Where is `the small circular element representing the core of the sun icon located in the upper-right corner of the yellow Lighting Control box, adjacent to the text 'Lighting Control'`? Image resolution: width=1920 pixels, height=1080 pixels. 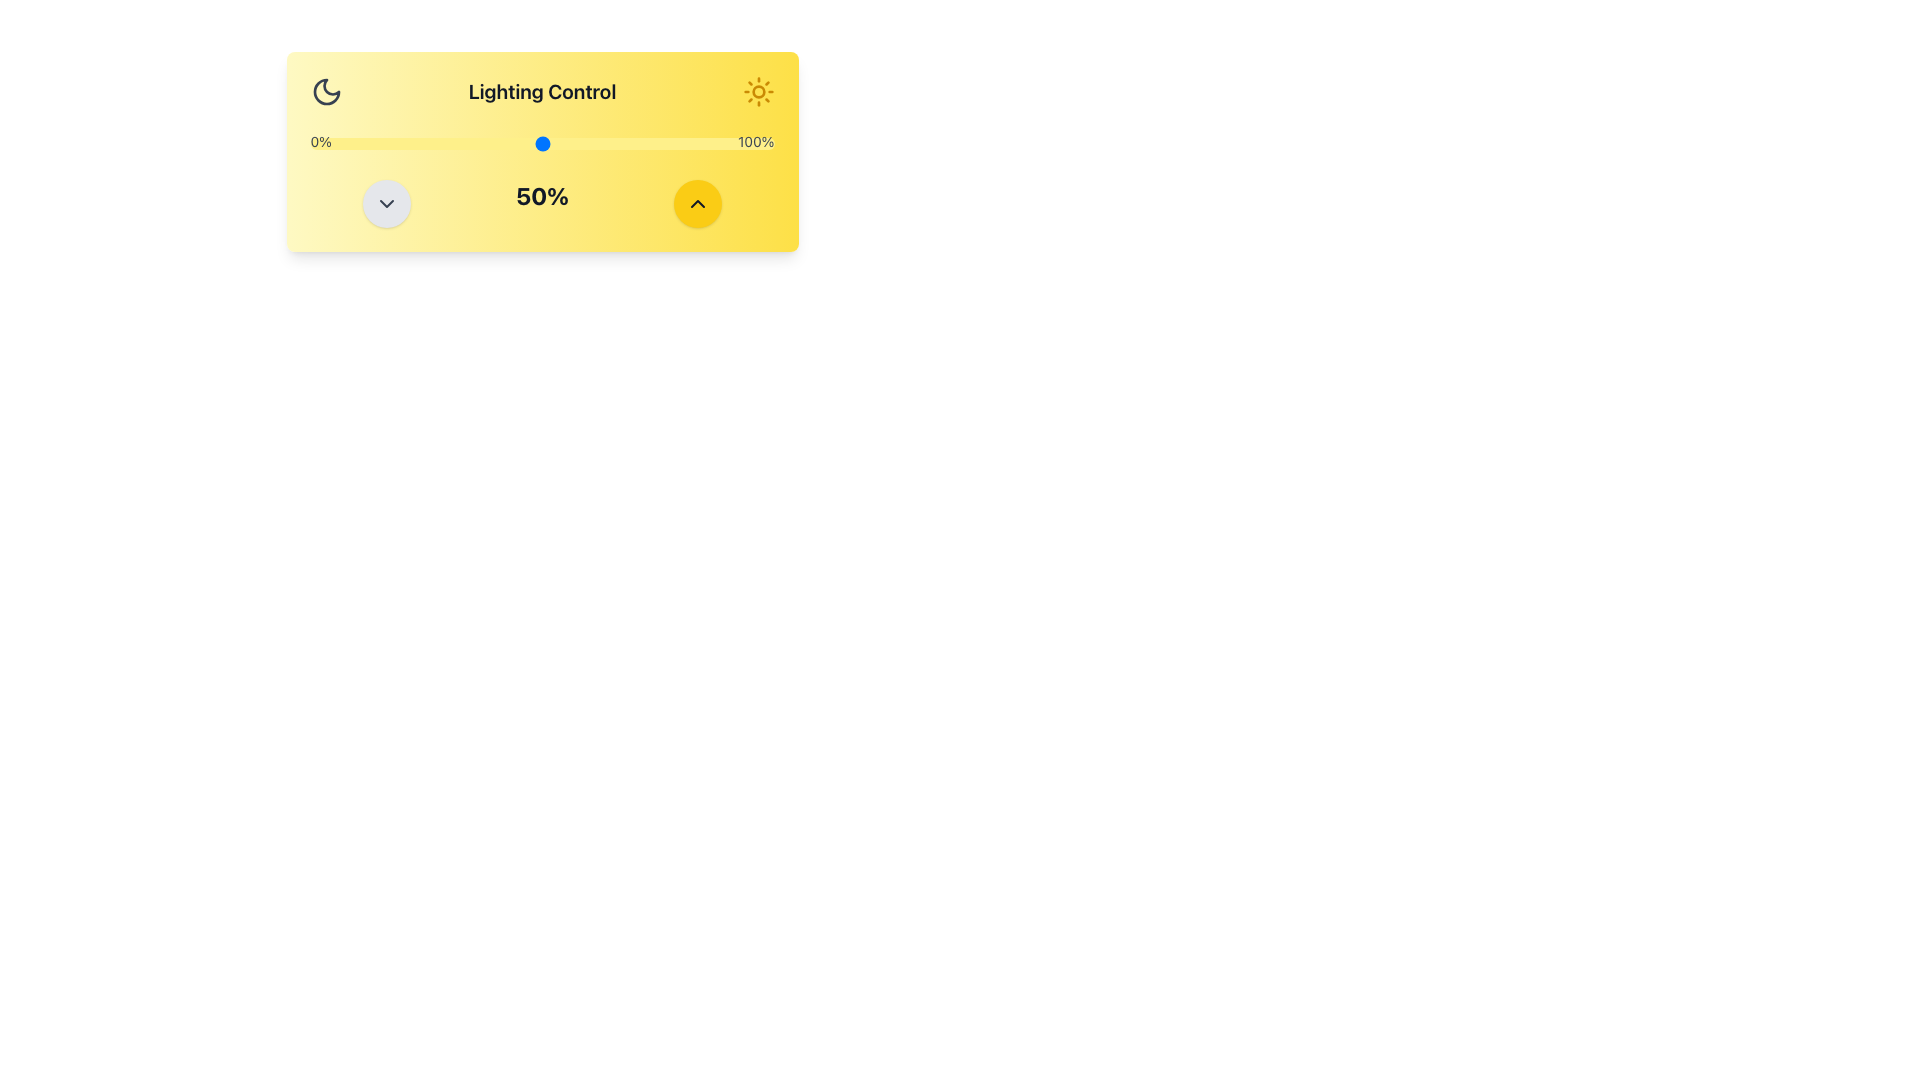 the small circular element representing the core of the sun icon located in the upper-right corner of the yellow Lighting Control box, adjacent to the text 'Lighting Control' is located at coordinates (757, 92).